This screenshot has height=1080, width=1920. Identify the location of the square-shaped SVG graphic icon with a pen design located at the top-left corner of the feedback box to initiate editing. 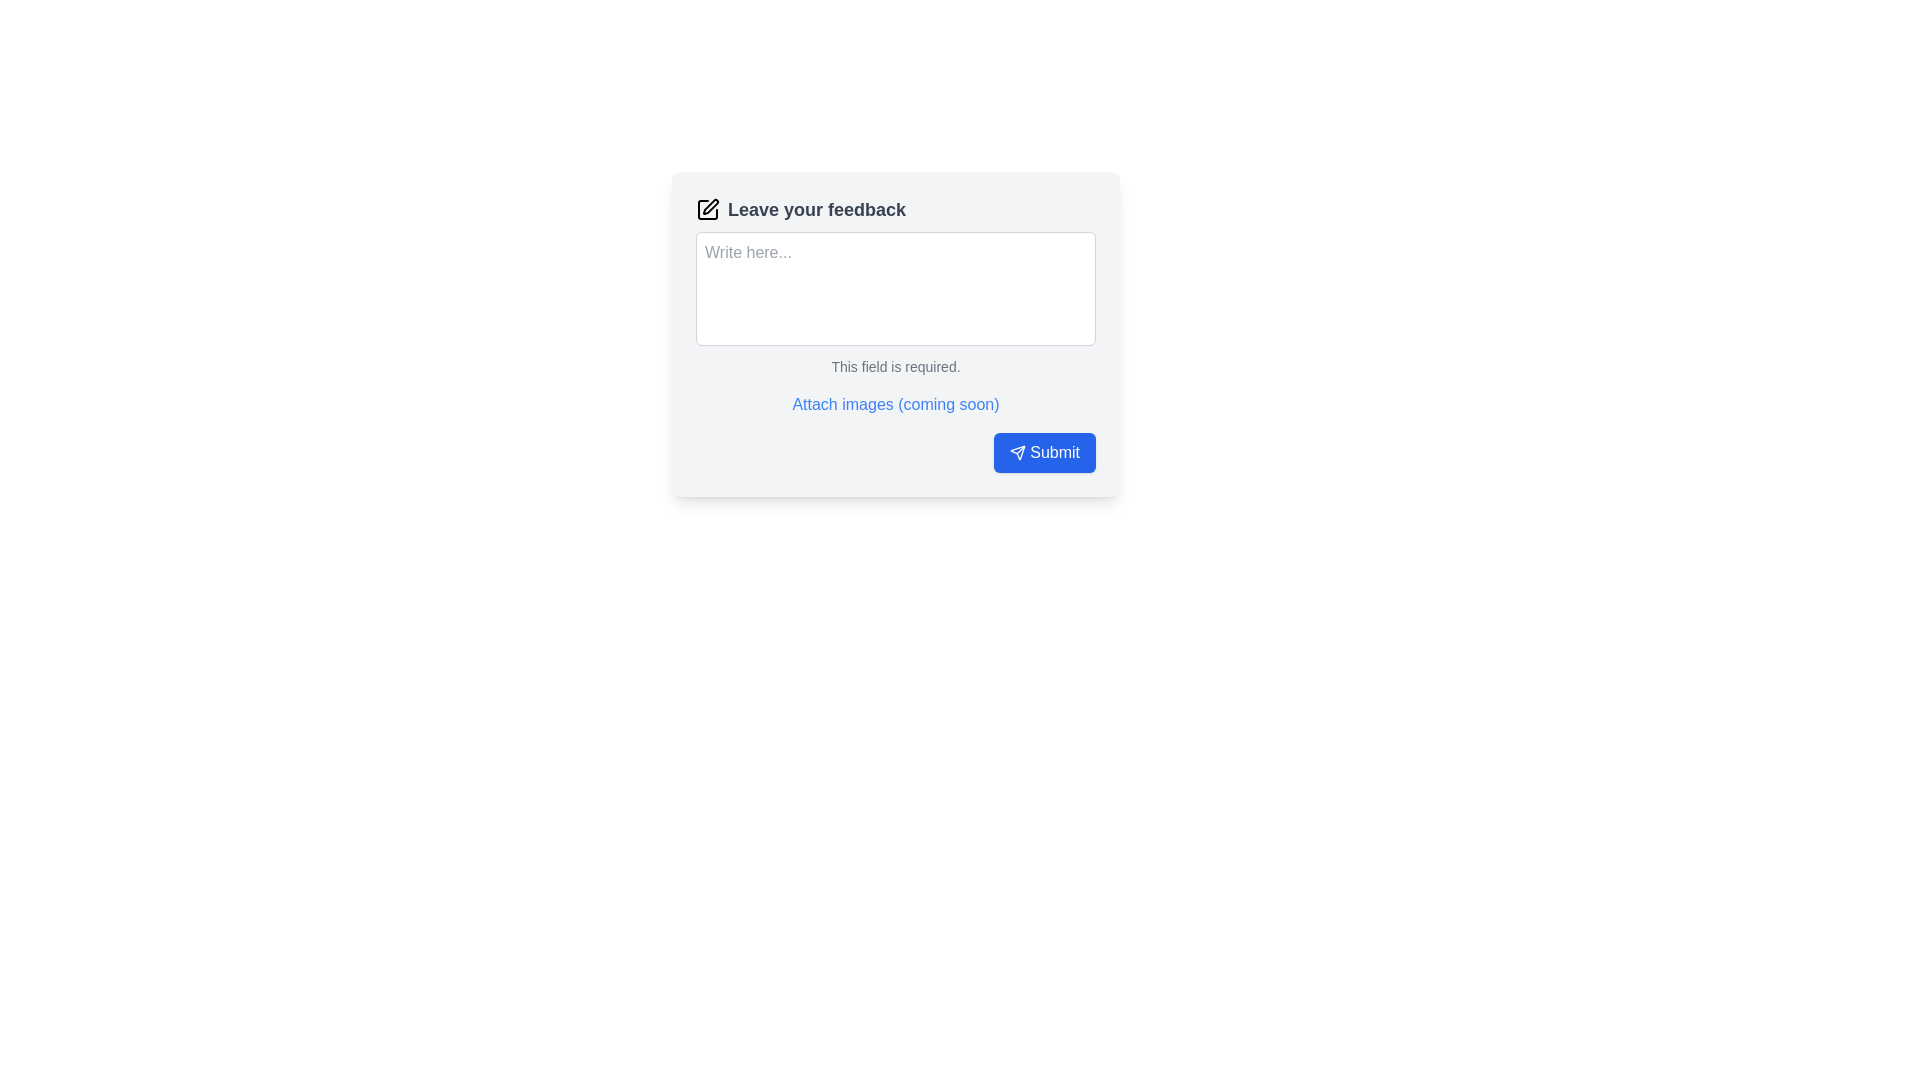
(708, 209).